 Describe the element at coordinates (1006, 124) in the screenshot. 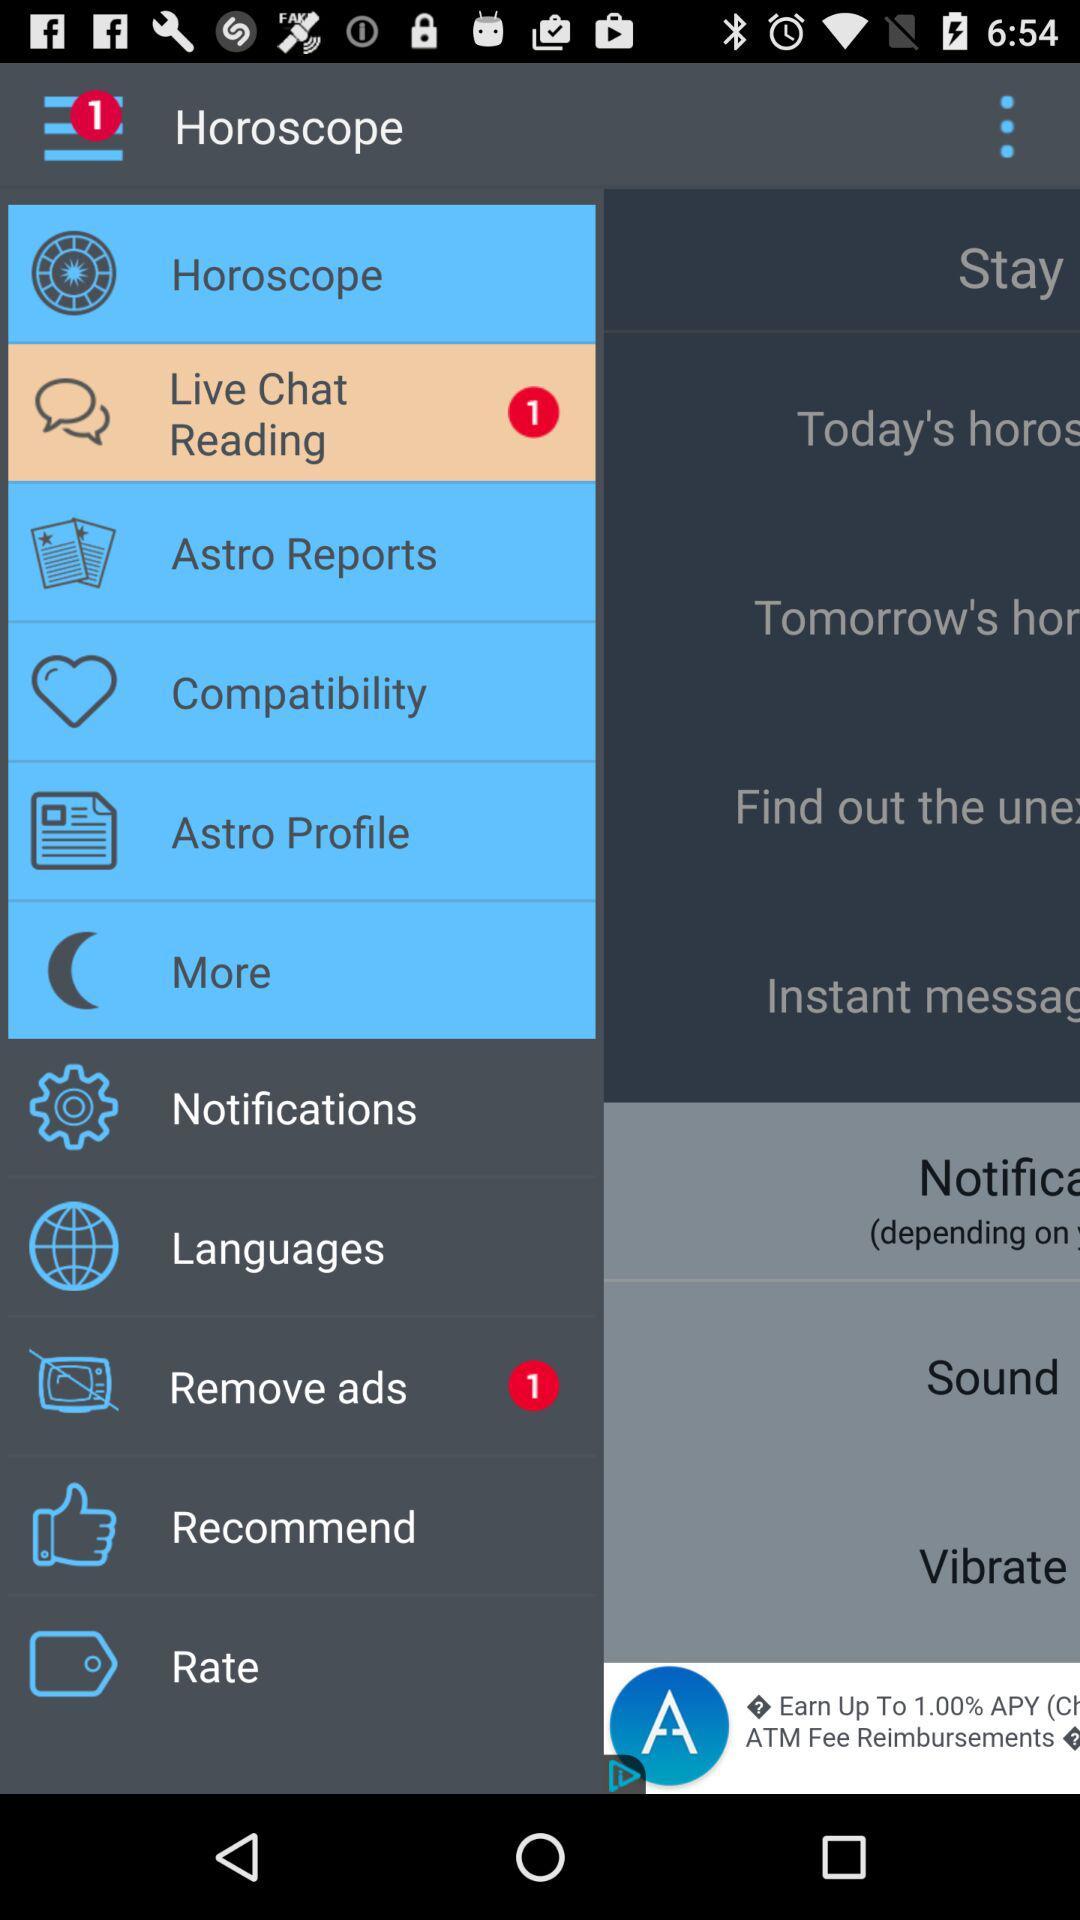

I see `opens menu` at that location.